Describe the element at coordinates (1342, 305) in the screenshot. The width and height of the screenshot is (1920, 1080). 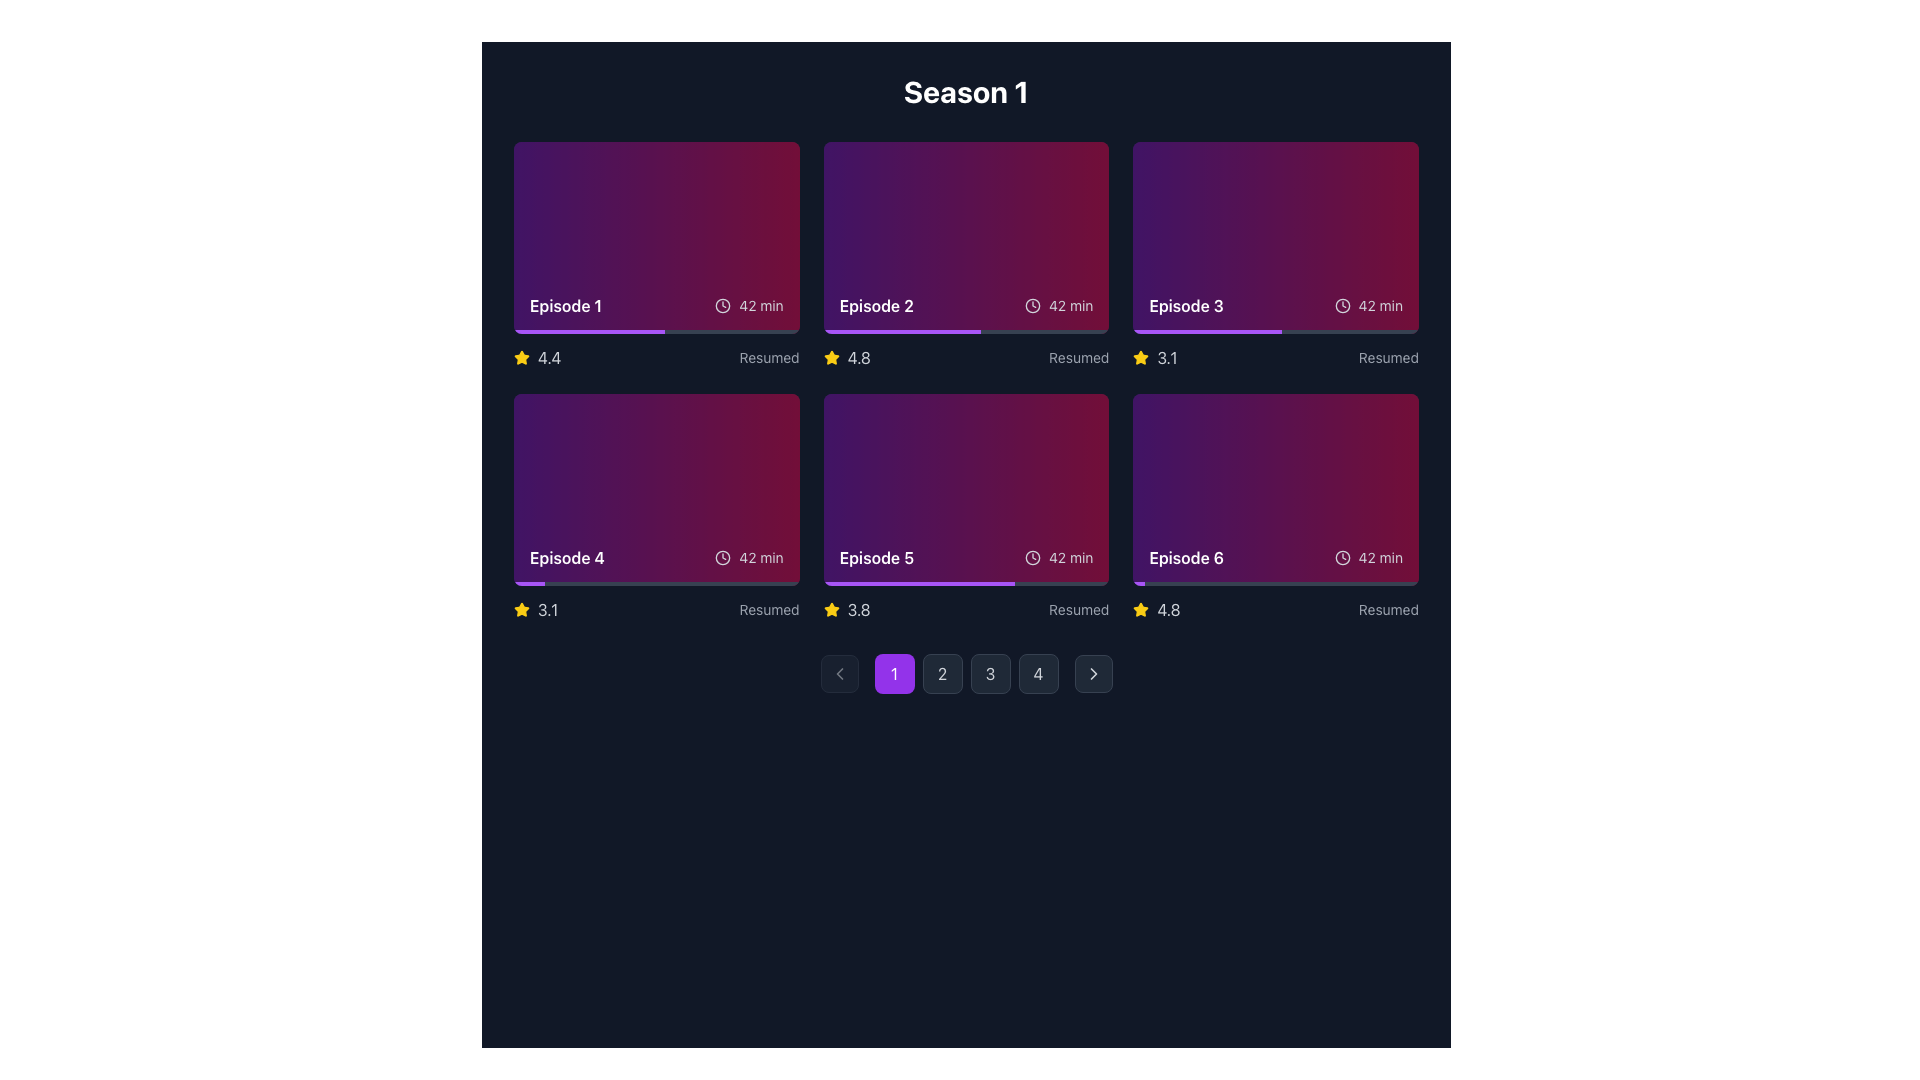
I see `the time icon located in the Episode 3 card, which is in the second row, third column of the layout, to the left of the '42 min' text` at that location.